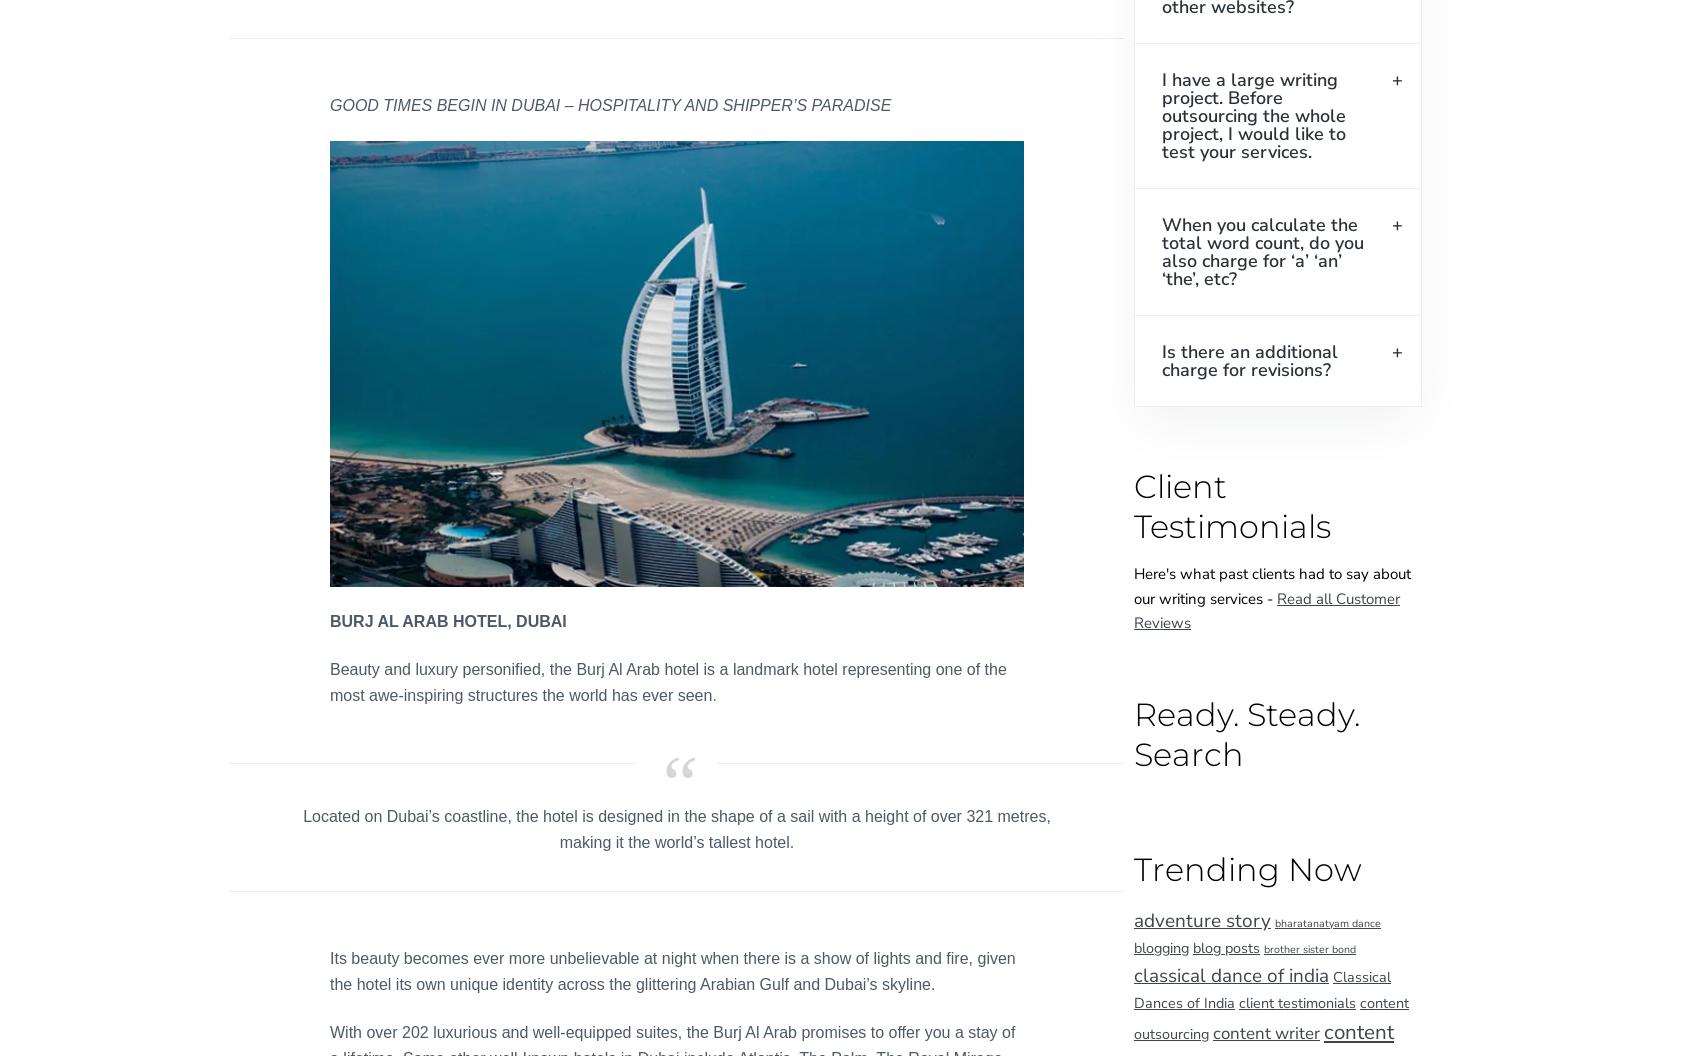 The width and height of the screenshot is (1692, 1056). What do you see at coordinates (609, 104) in the screenshot?
I see `'GOOD TIMES BEGIN IN DUBAI – HOSPITALITY AND SHIPPER’S PARADISE'` at bounding box center [609, 104].